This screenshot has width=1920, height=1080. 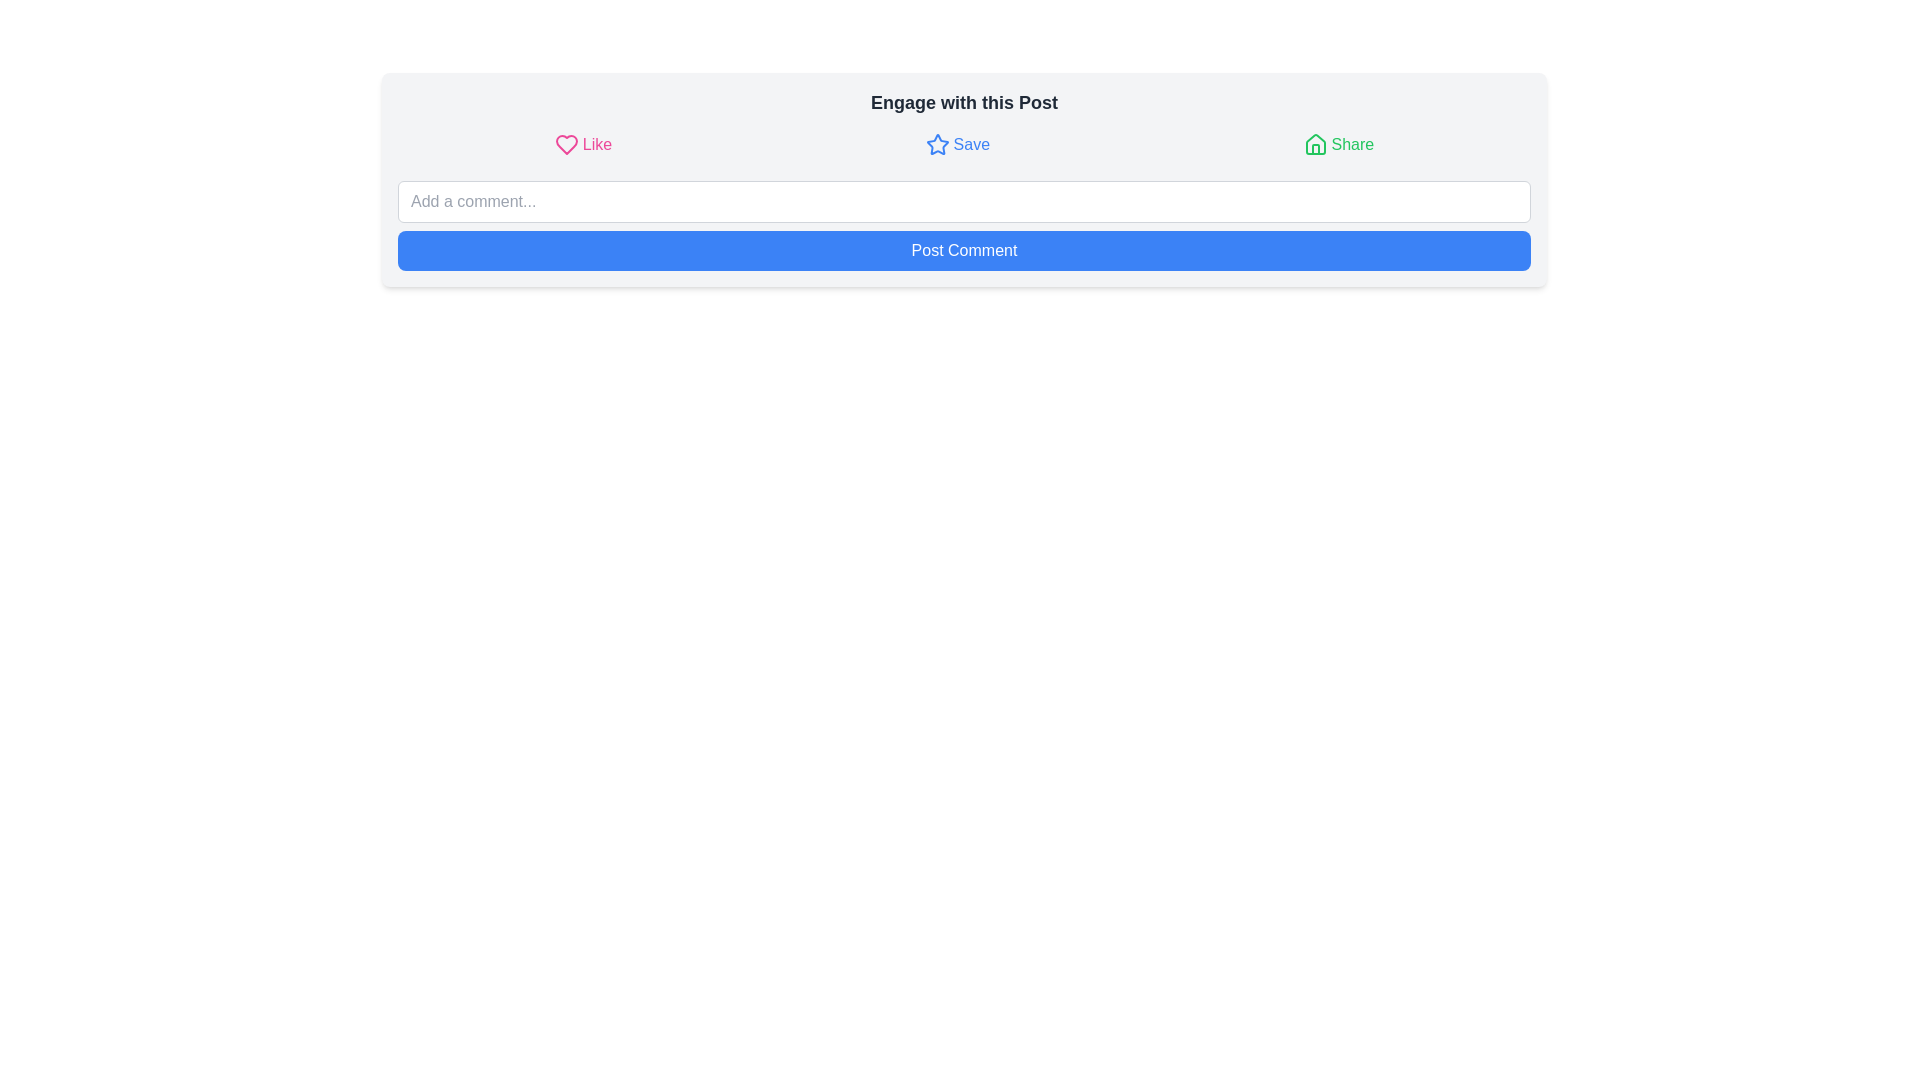 What do you see at coordinates (936, 143) in the screenshot?
I see `the star-shaped icon located at the top center of the interface, positioned between the heart icon and the house icon` at bounding box center [936, 143].